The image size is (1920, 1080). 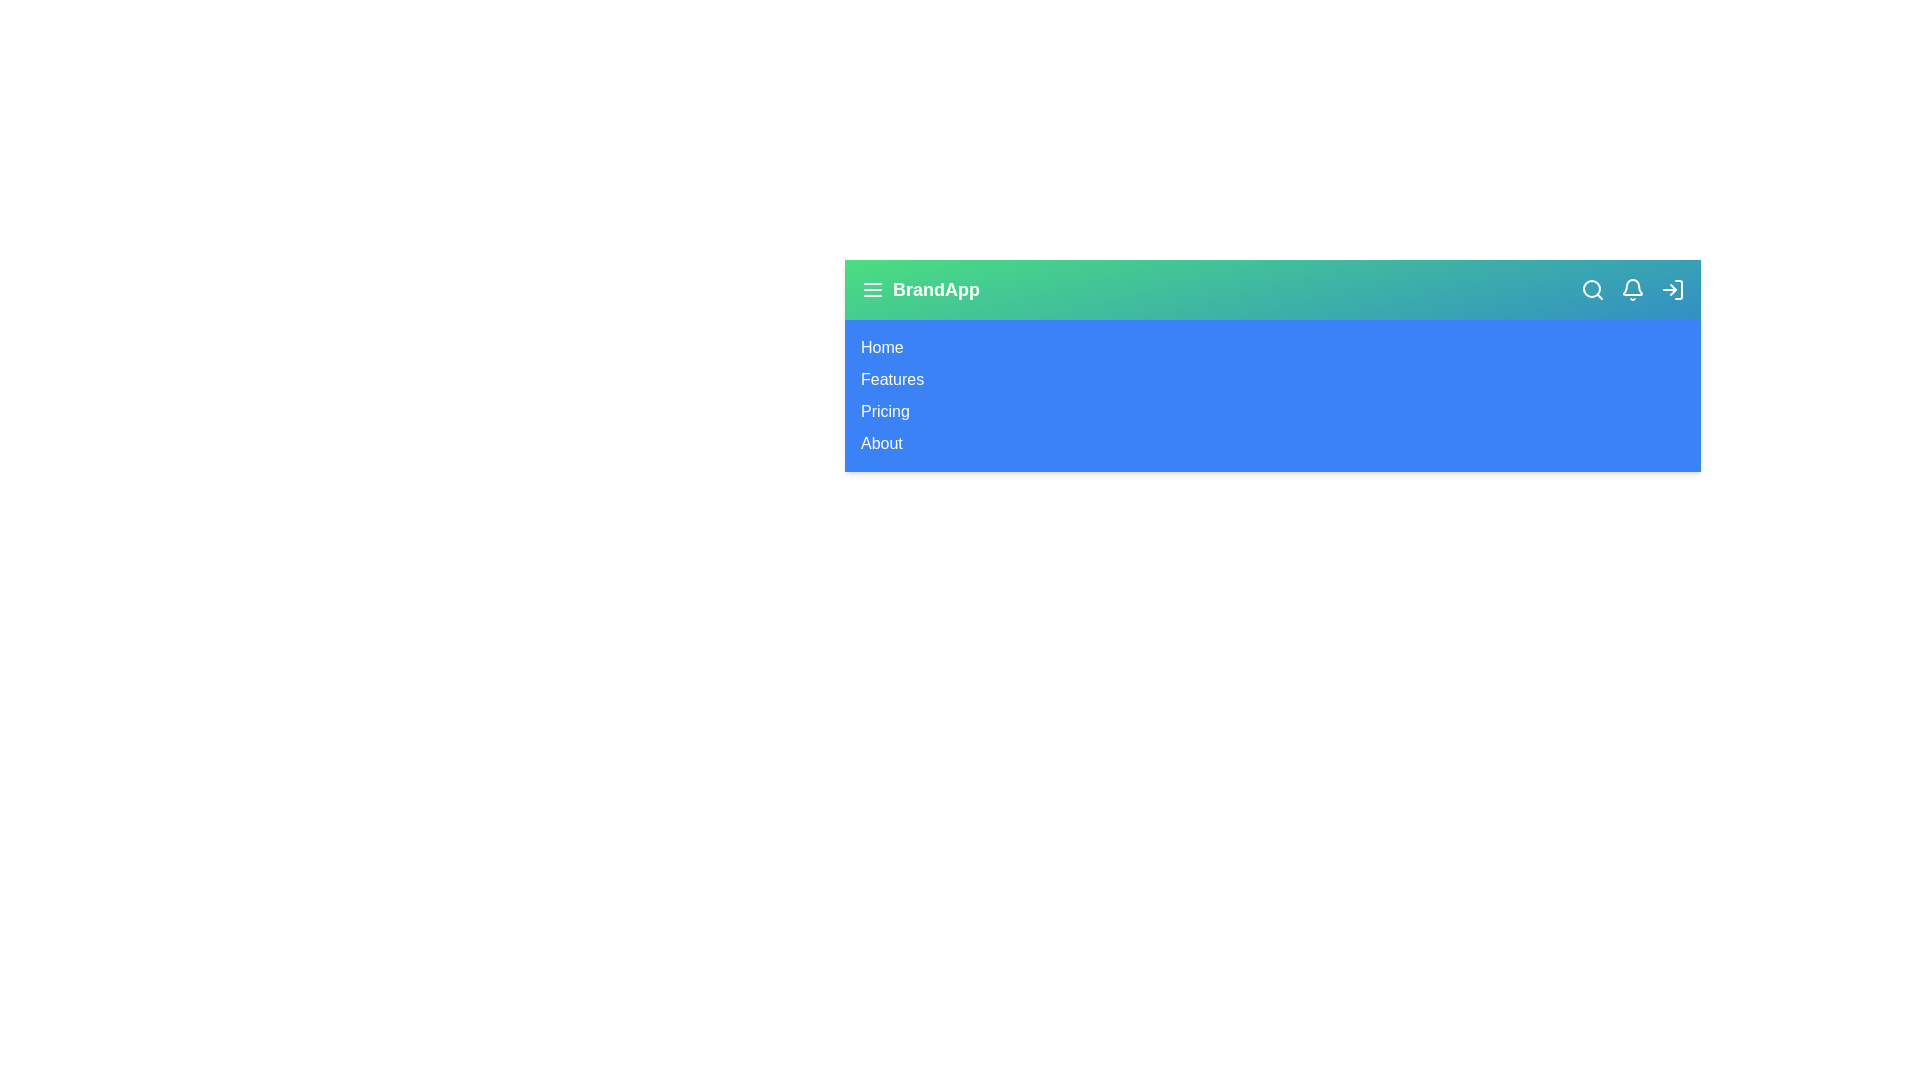 I want to click on the notification bell icon, so click(x=1632, y=289).